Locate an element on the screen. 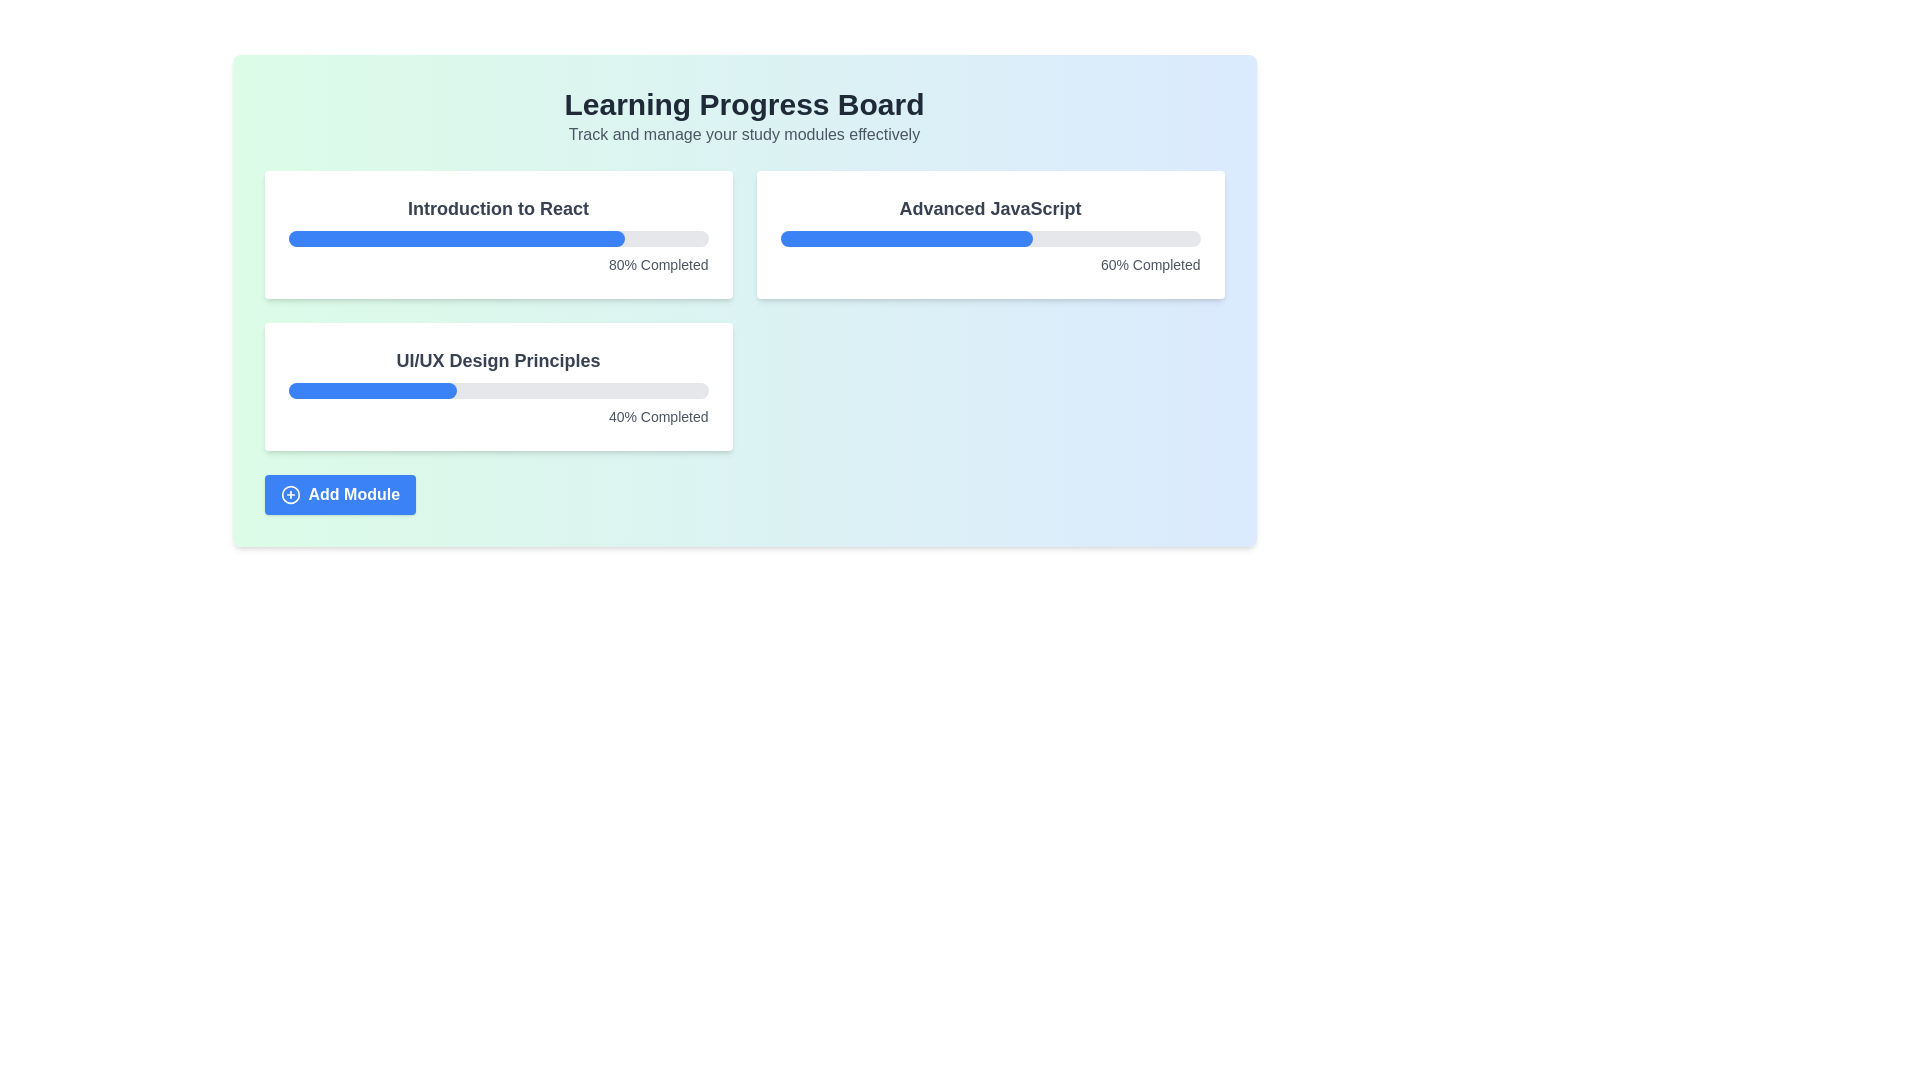 Image resolution: width=1920 pixels, height=1080 pixels. the progress bar fill indicating 60% completion of the Advanced JavaScript module is located at coordinates (905, 238).